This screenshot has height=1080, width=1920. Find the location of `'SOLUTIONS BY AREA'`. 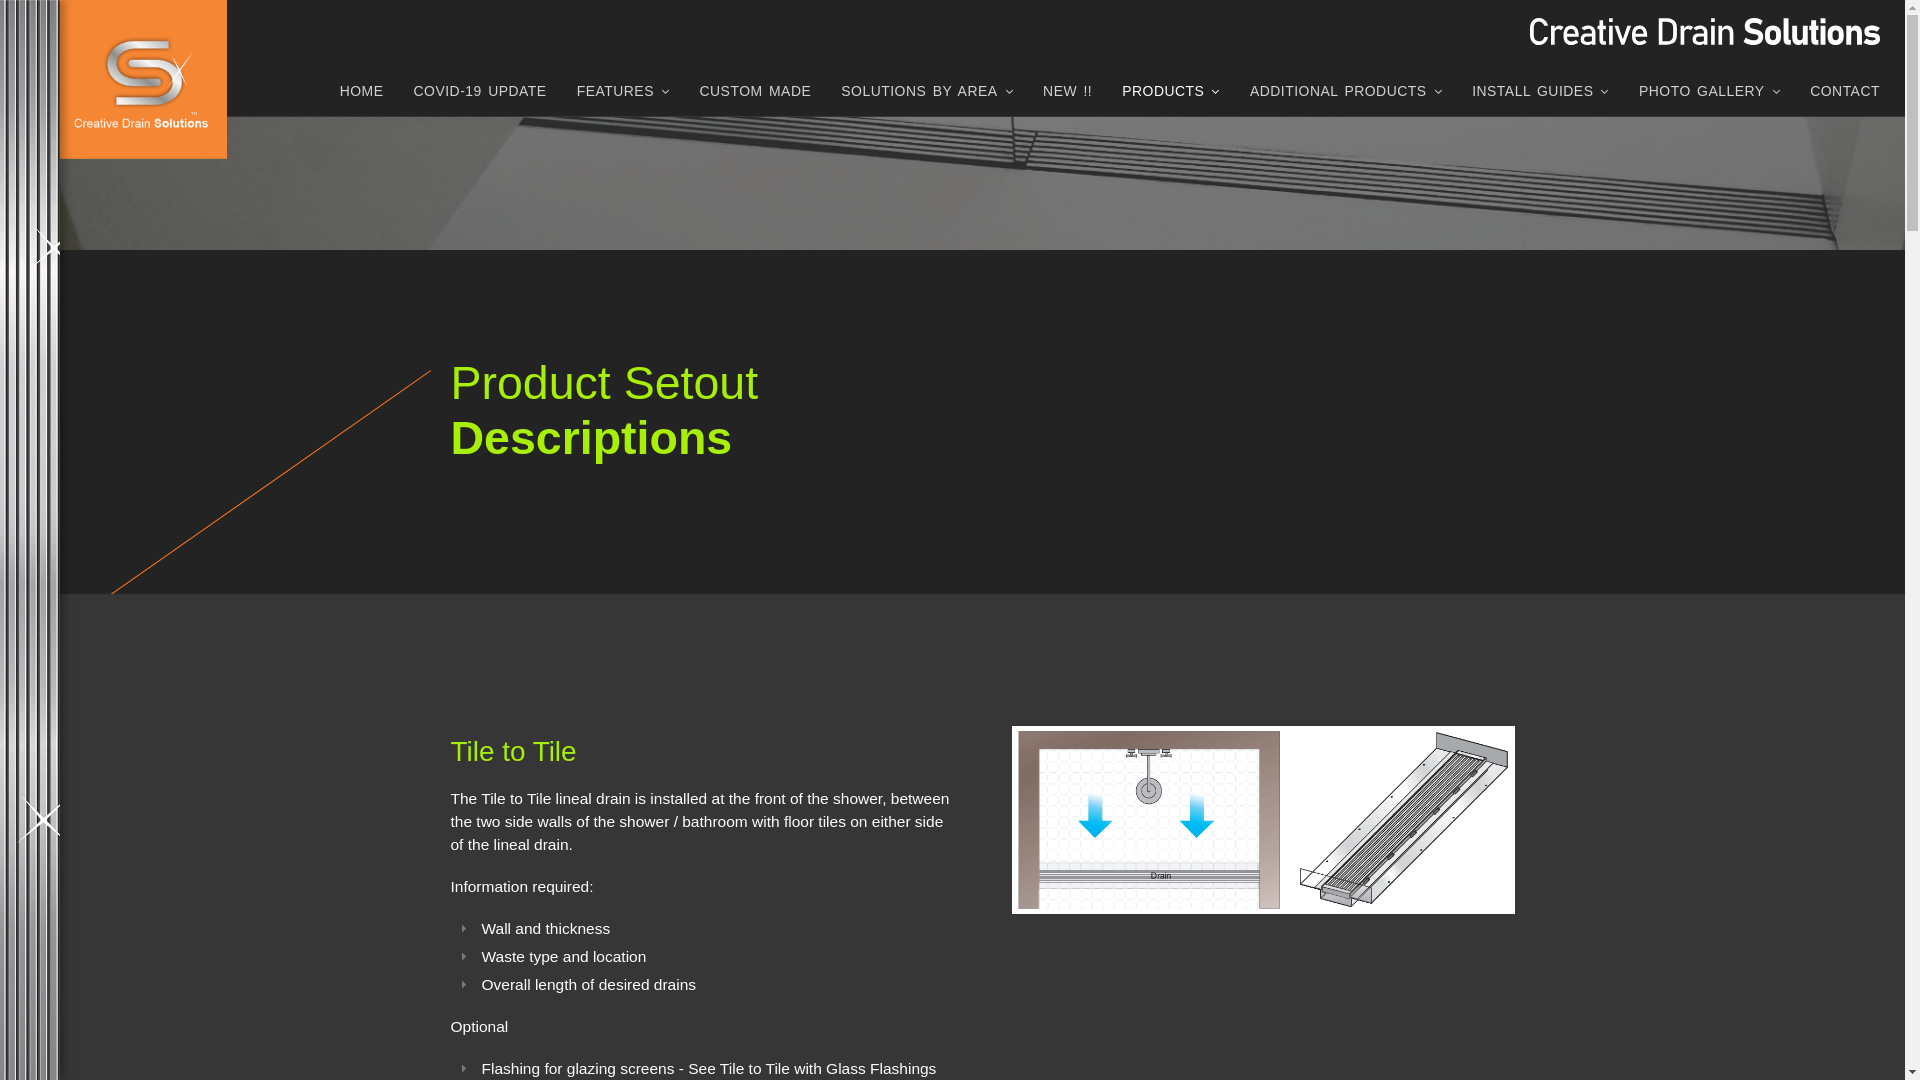

'SOLUTIONS BY AREA' is located at coordinates (925, 95).